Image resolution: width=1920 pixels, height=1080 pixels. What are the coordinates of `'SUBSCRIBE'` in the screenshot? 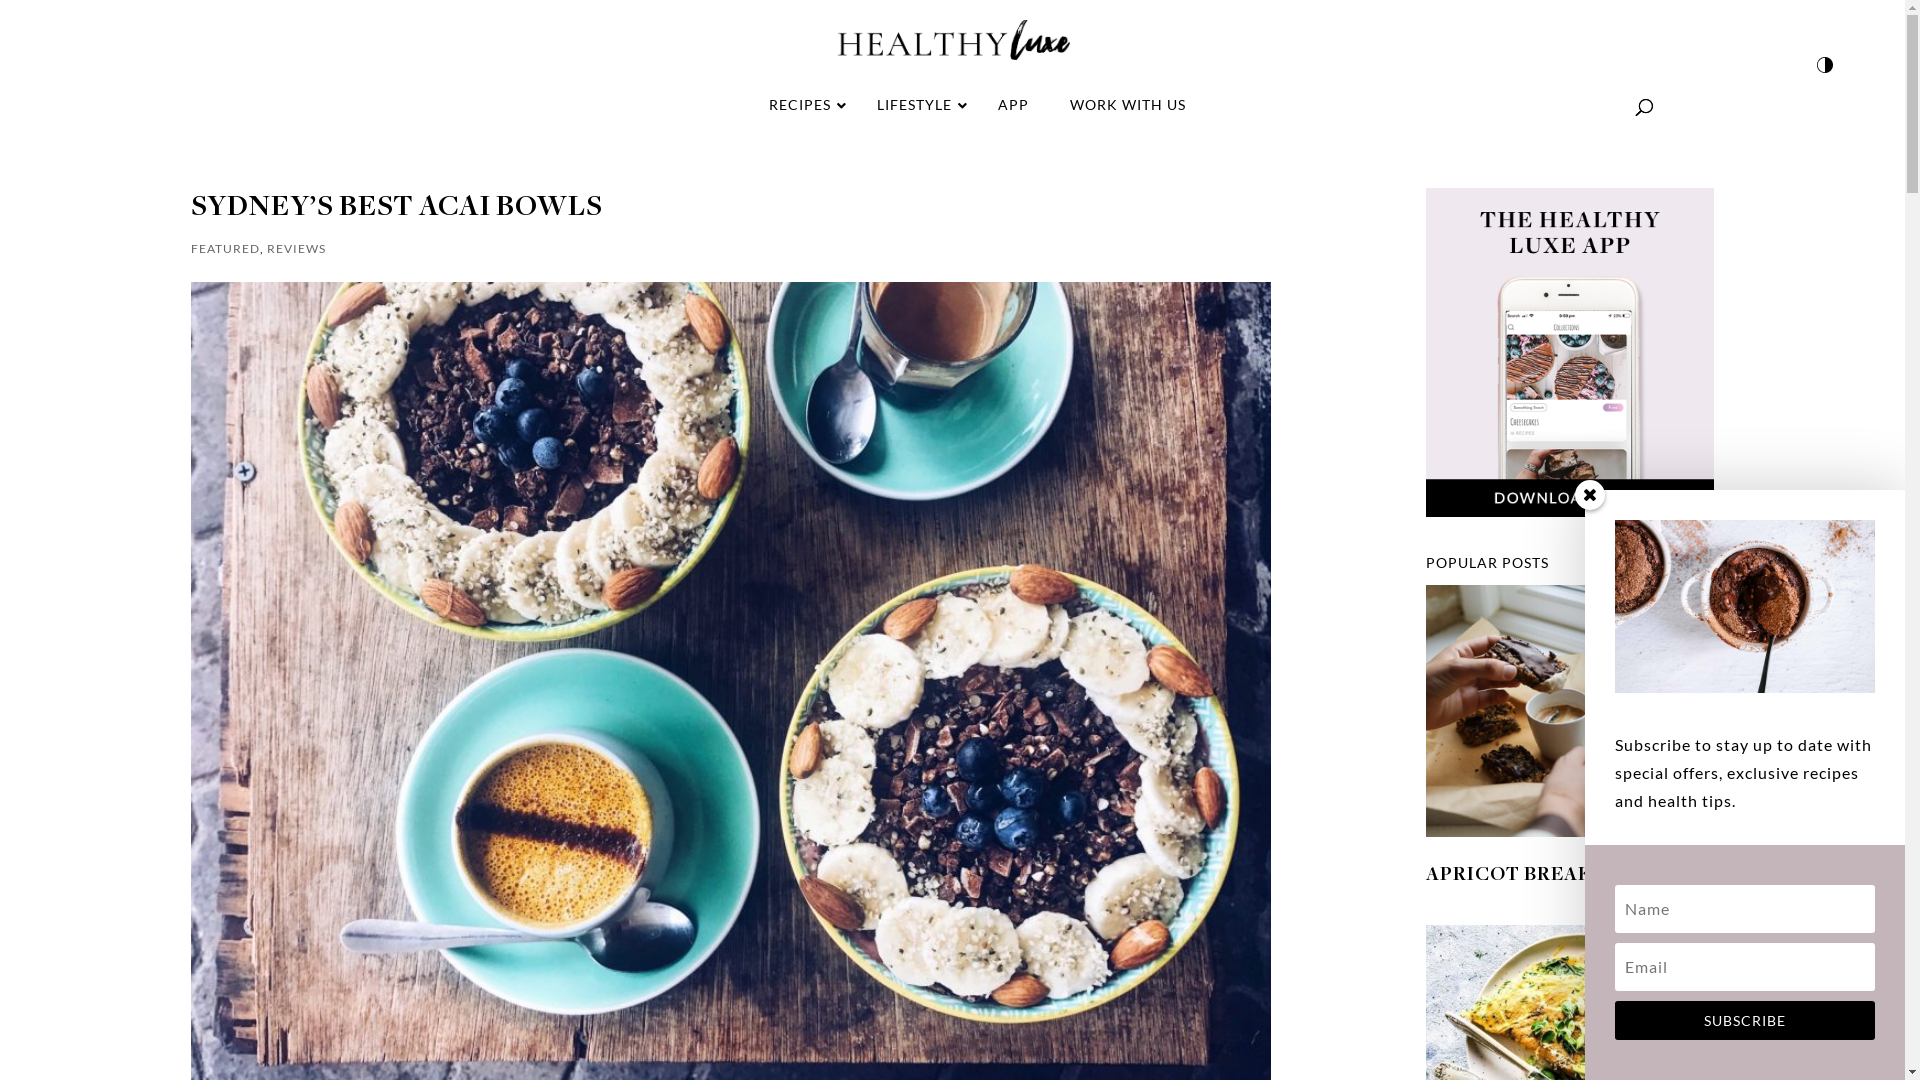 It's located at (1744, 1020).